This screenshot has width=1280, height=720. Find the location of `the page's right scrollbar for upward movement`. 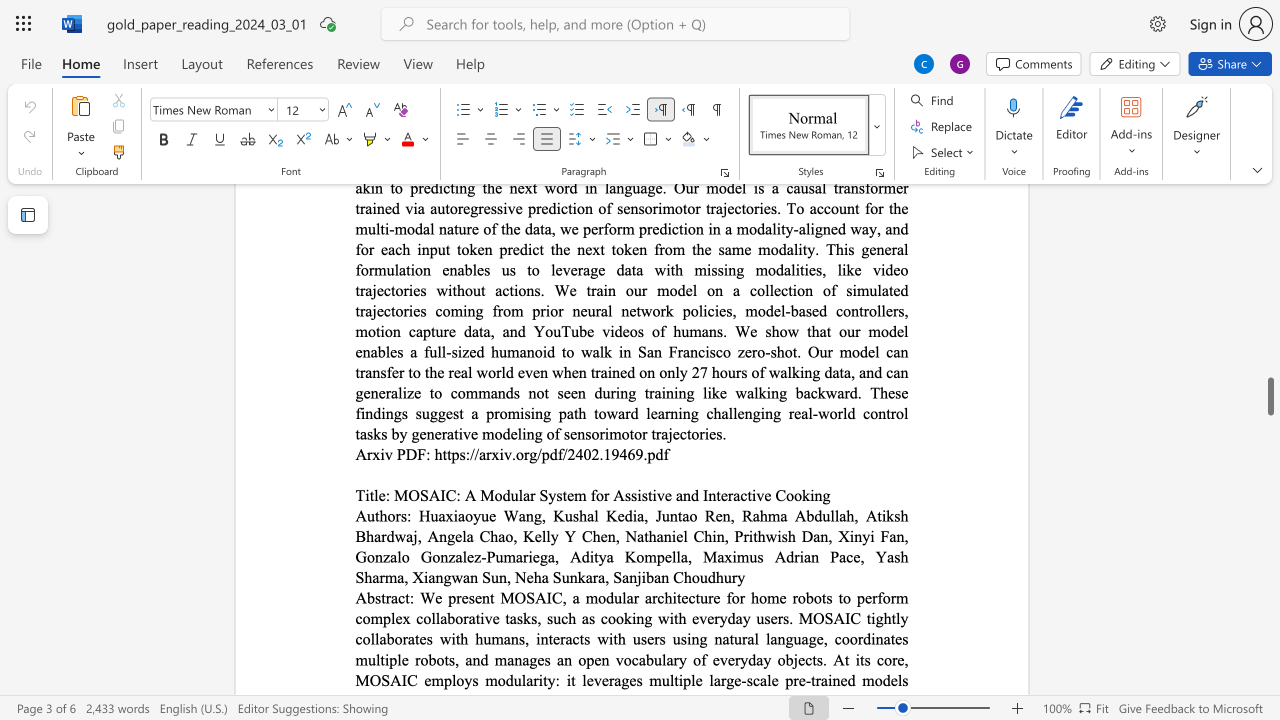

the page's right scrollbar for upward movement is located at coordinates (1269, 370).